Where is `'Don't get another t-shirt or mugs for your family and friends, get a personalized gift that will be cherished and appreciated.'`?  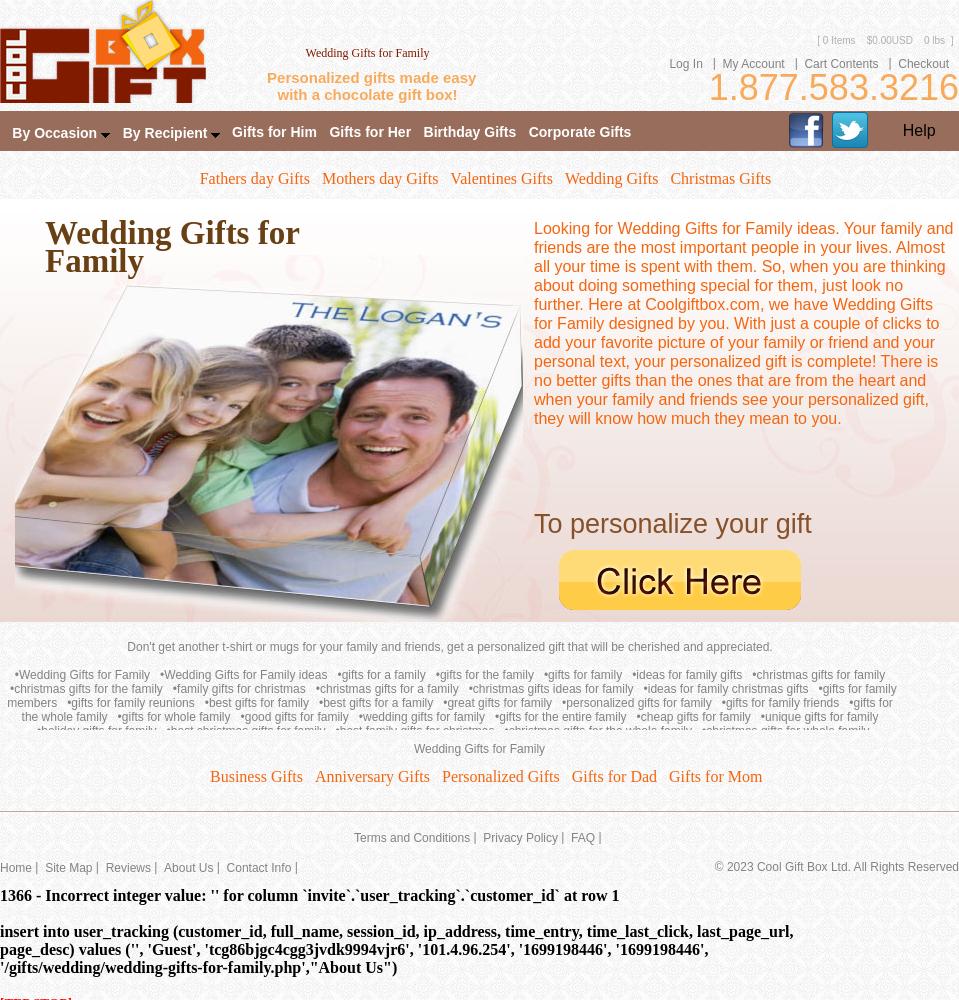
'Don't get another t-shirt or mugs for your family and friends, get a personalized gift that will be cherished and appreciated.' is located at coordinates (448, 647).